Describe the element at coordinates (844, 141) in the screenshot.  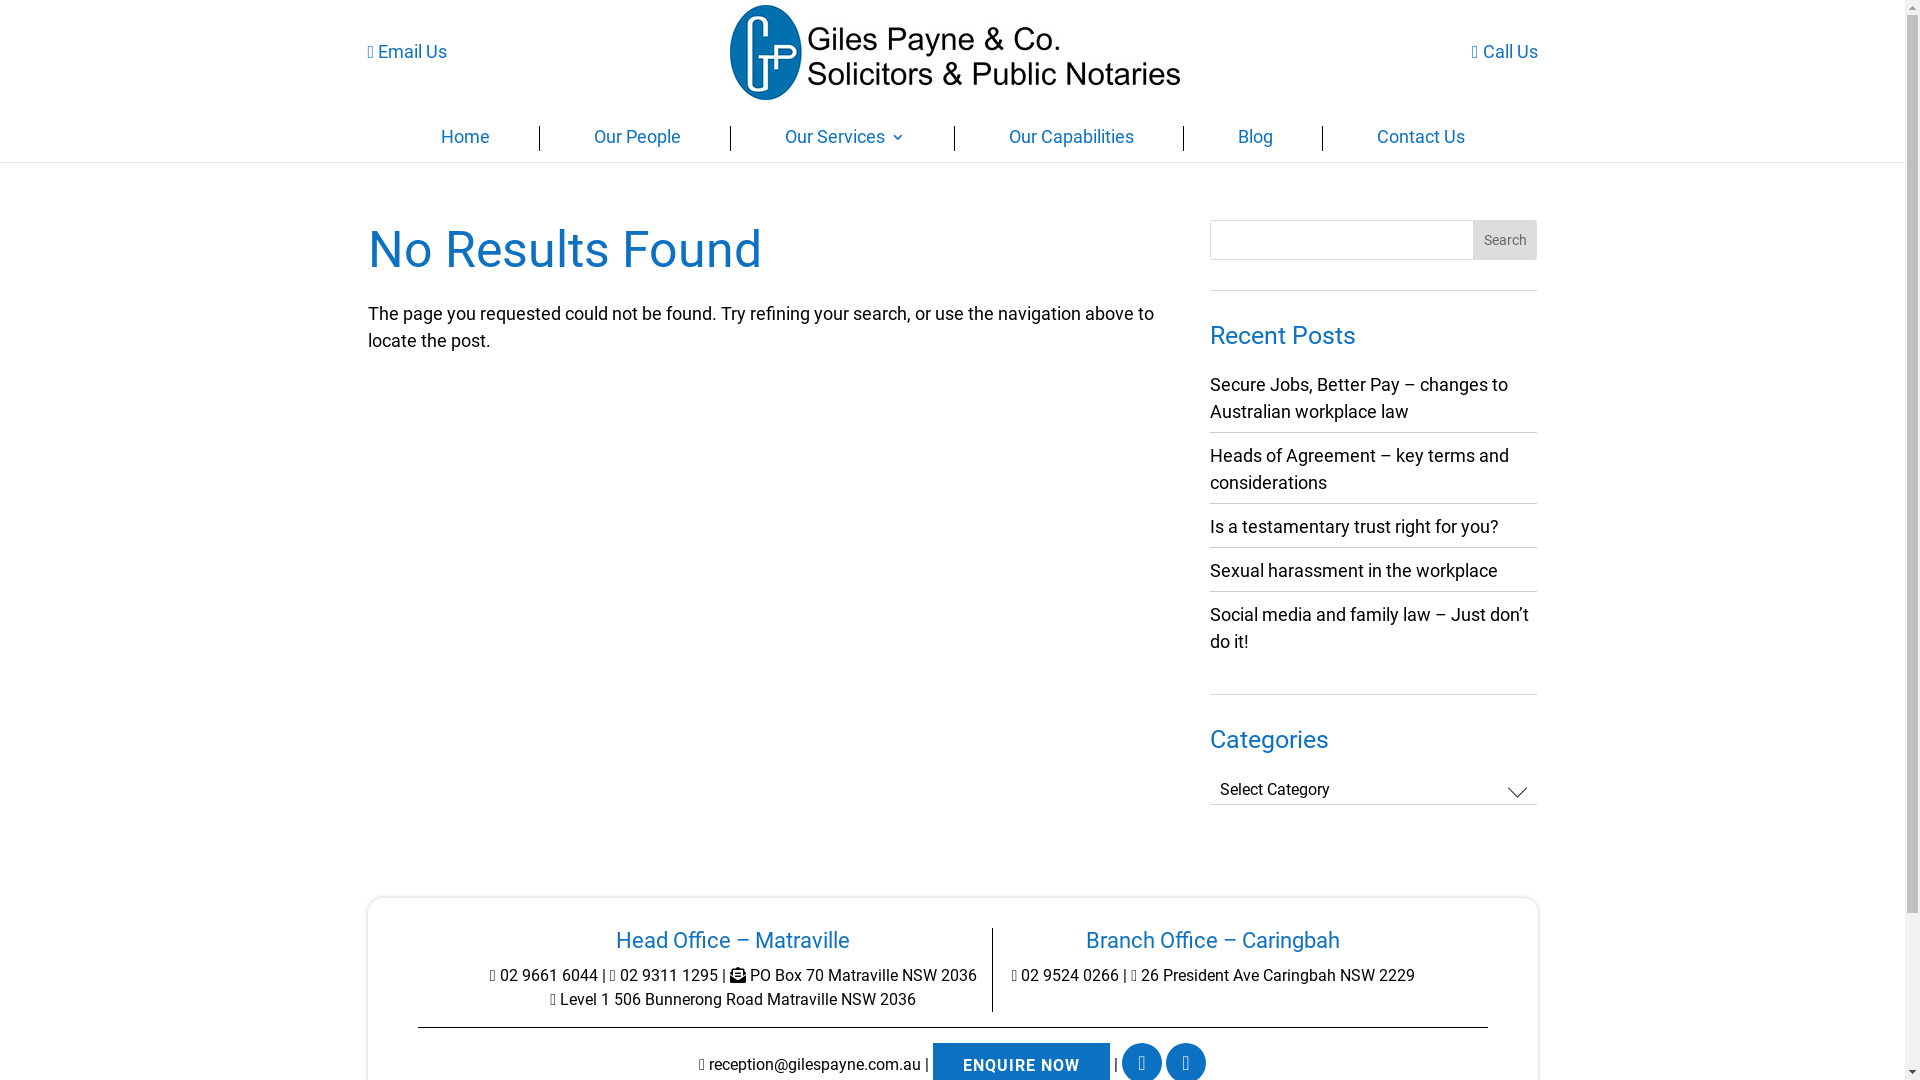
I see `'Our Services'` at that location.